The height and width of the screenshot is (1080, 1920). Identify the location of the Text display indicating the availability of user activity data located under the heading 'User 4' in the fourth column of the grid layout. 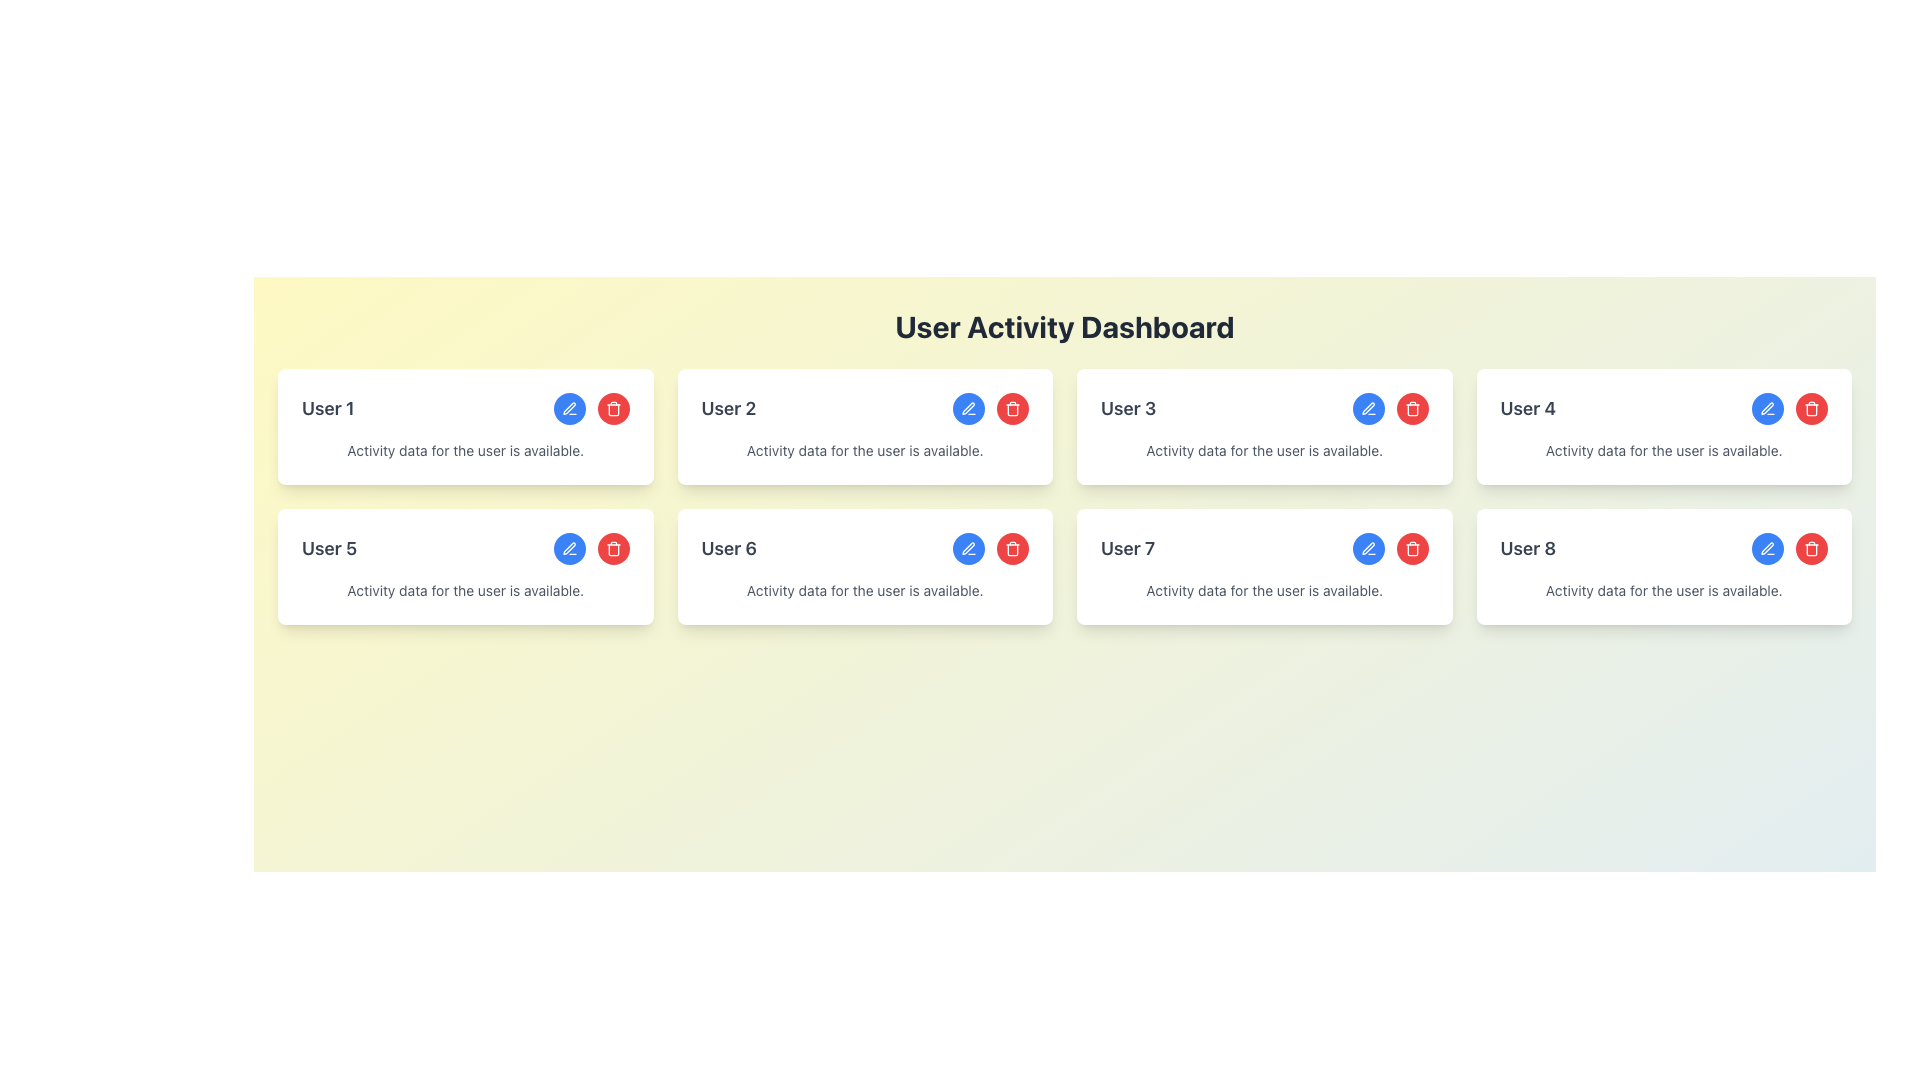
(1664, 451).